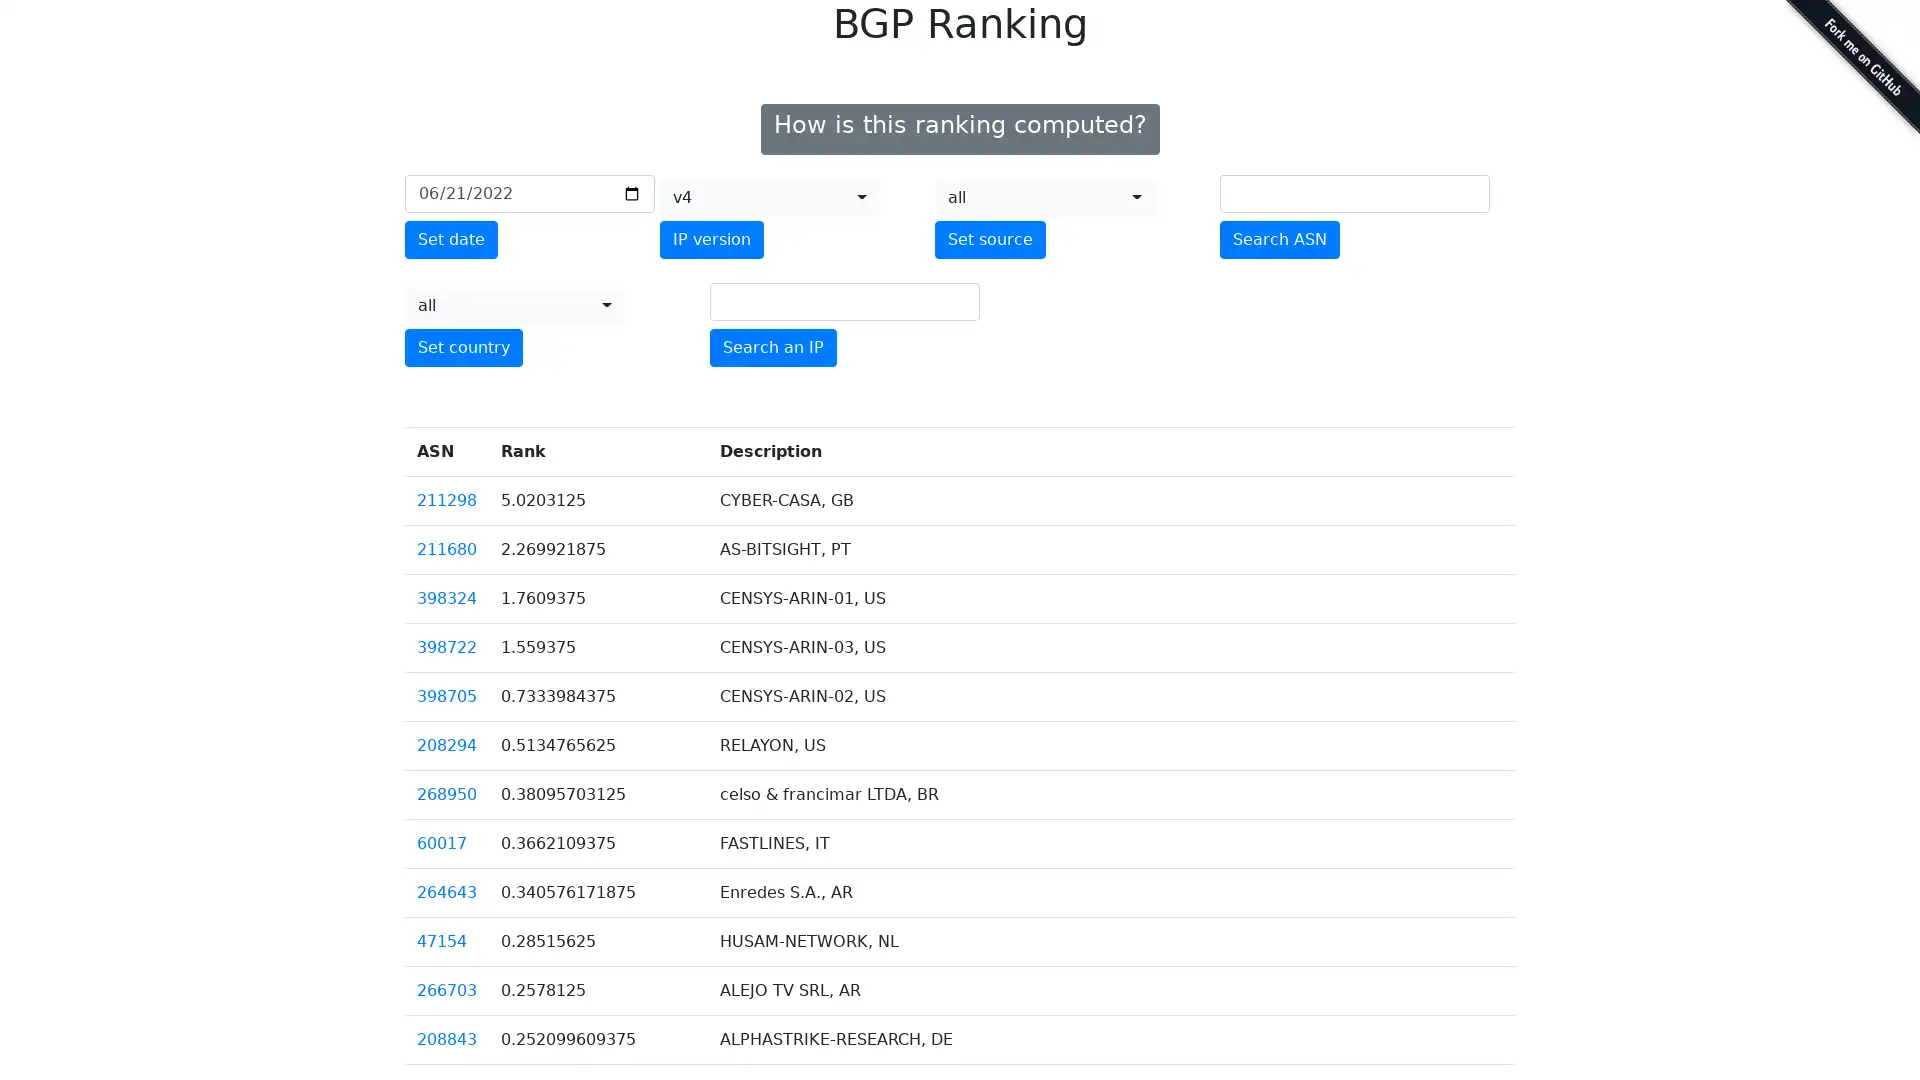 The width and height of the screenshot is (1920, 1080). What do you see at coordinates (958, 128) in the screenshot?
I see `How is this ranking computed?` at bounding box center [958, 128].